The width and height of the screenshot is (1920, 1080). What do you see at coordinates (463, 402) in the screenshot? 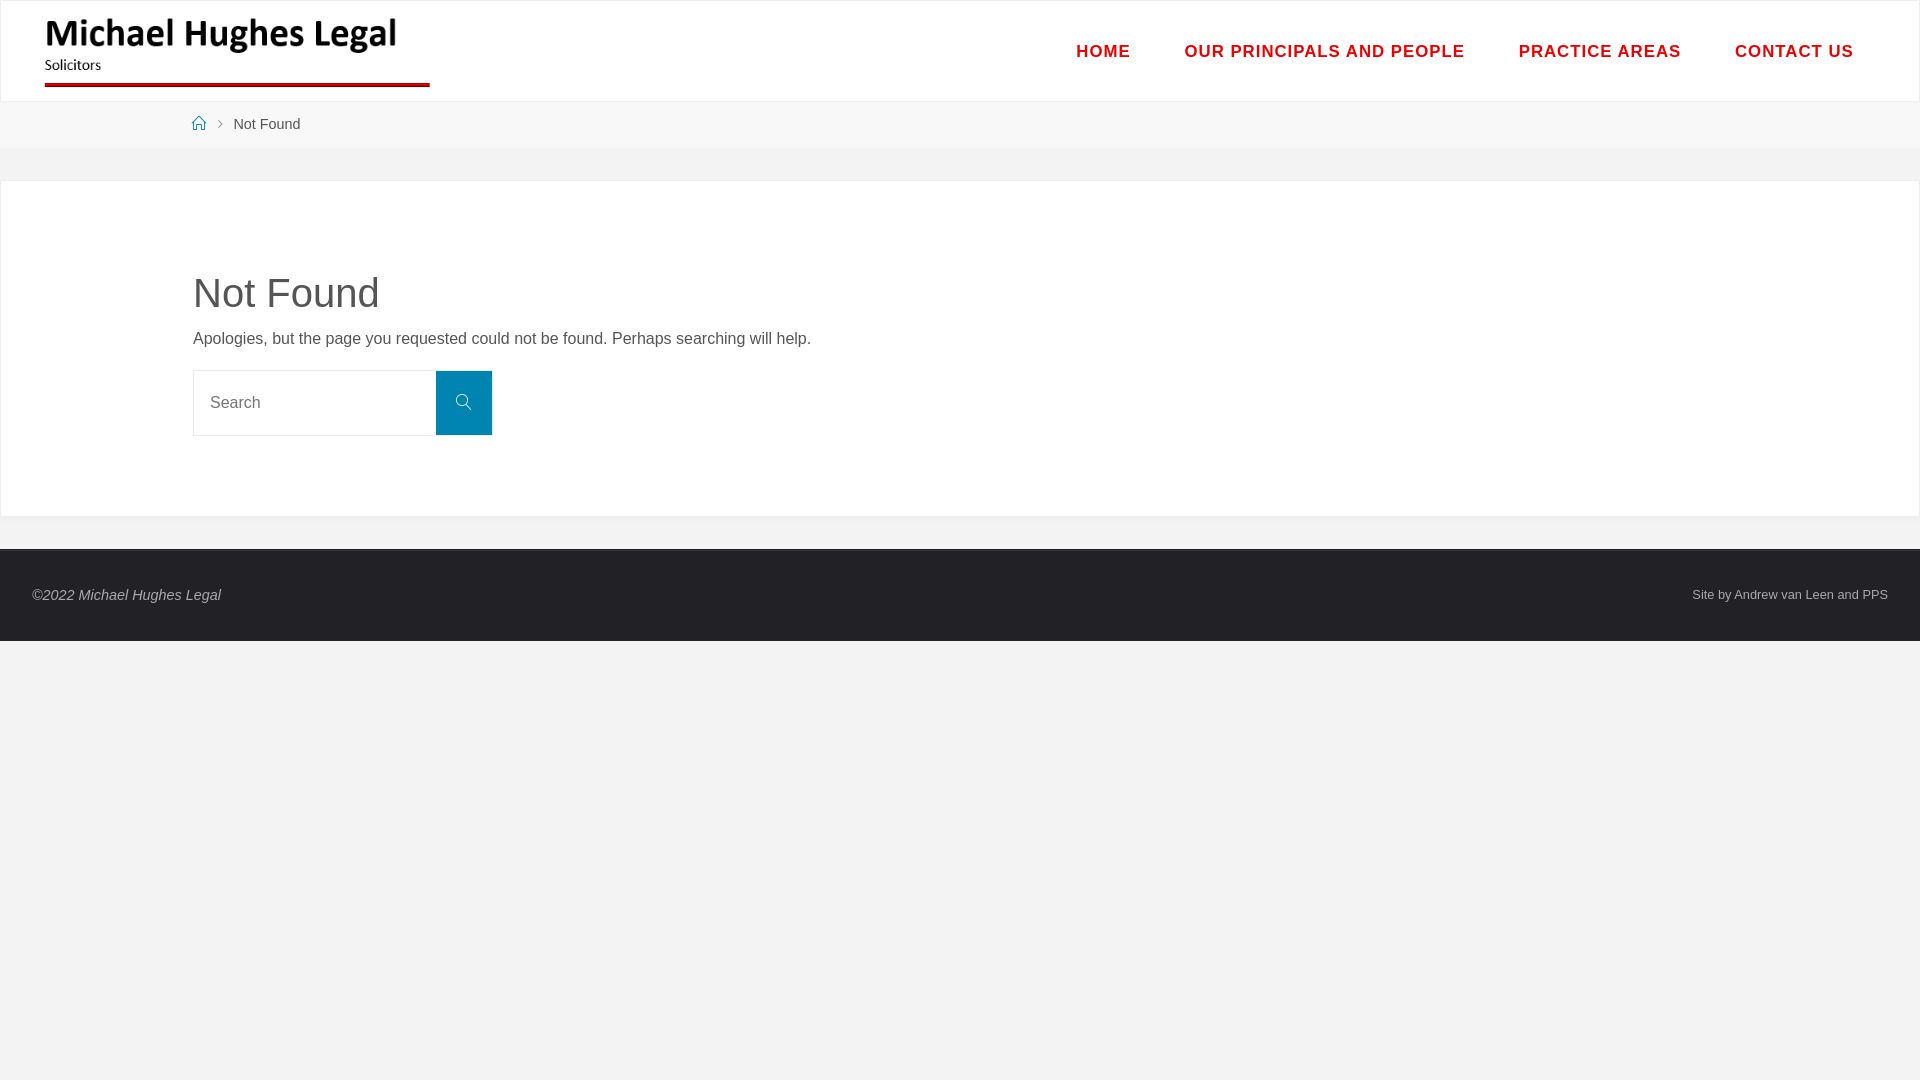
I see `'Search'` at bounding box center [463, 402].